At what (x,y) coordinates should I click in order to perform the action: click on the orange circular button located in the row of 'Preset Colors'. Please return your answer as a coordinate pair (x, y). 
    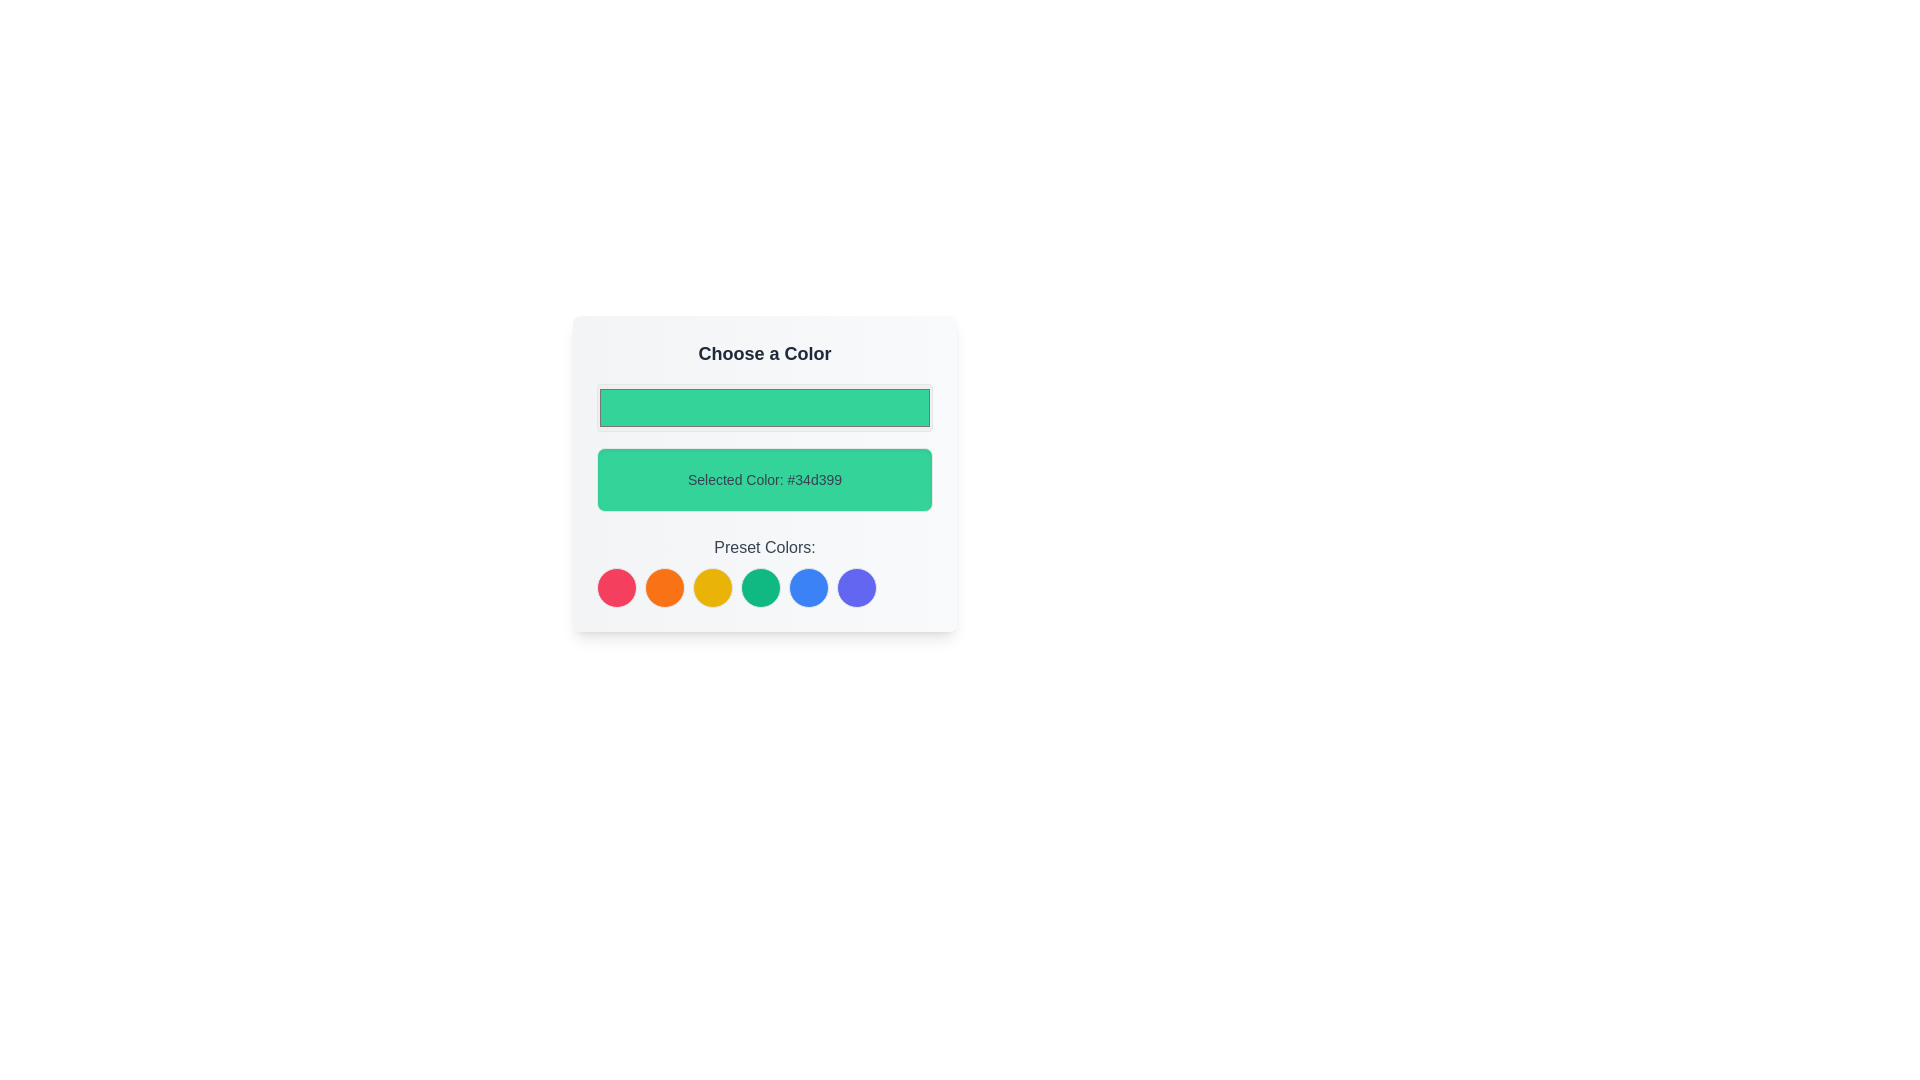
    Looking at the image, I should click on (665, 586).